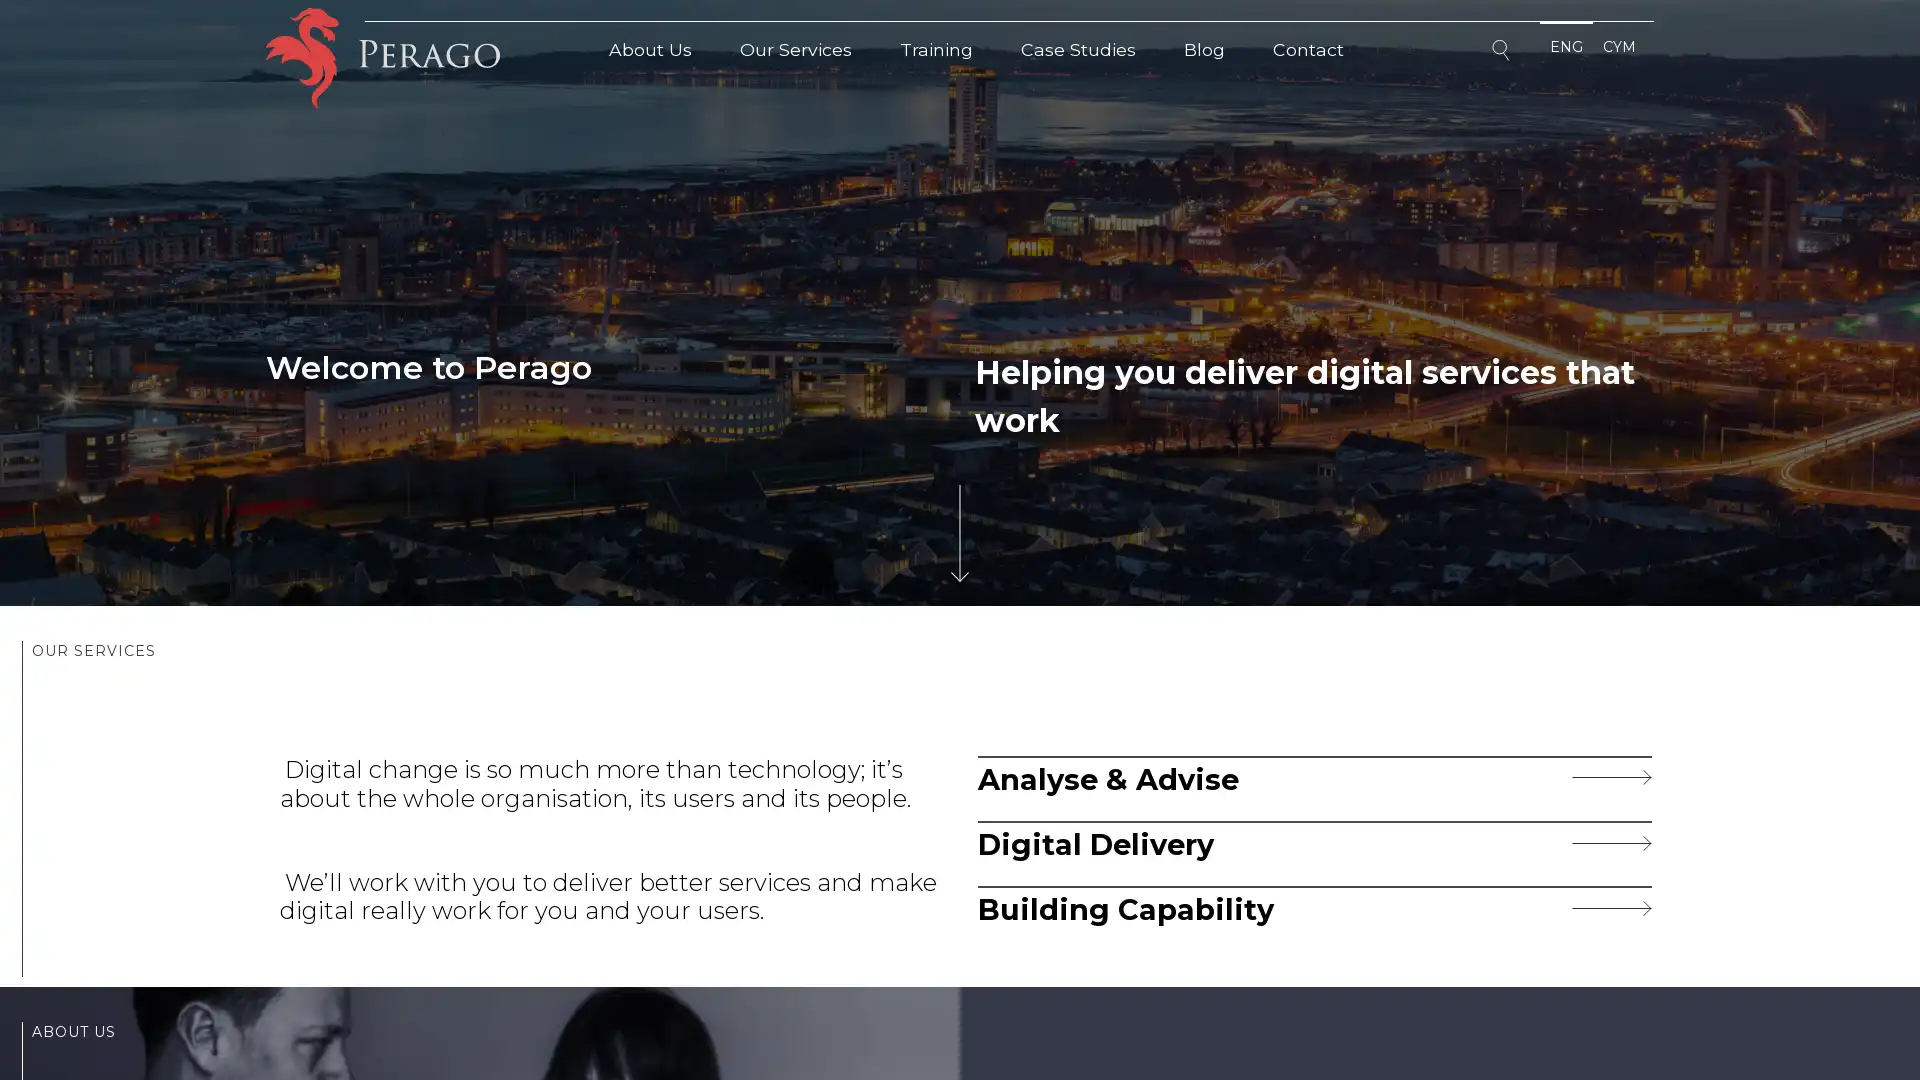  What do you see at coordinates (1503, 53) in the screenshot?
I see `Search button` at bounding box center [1503, 53].